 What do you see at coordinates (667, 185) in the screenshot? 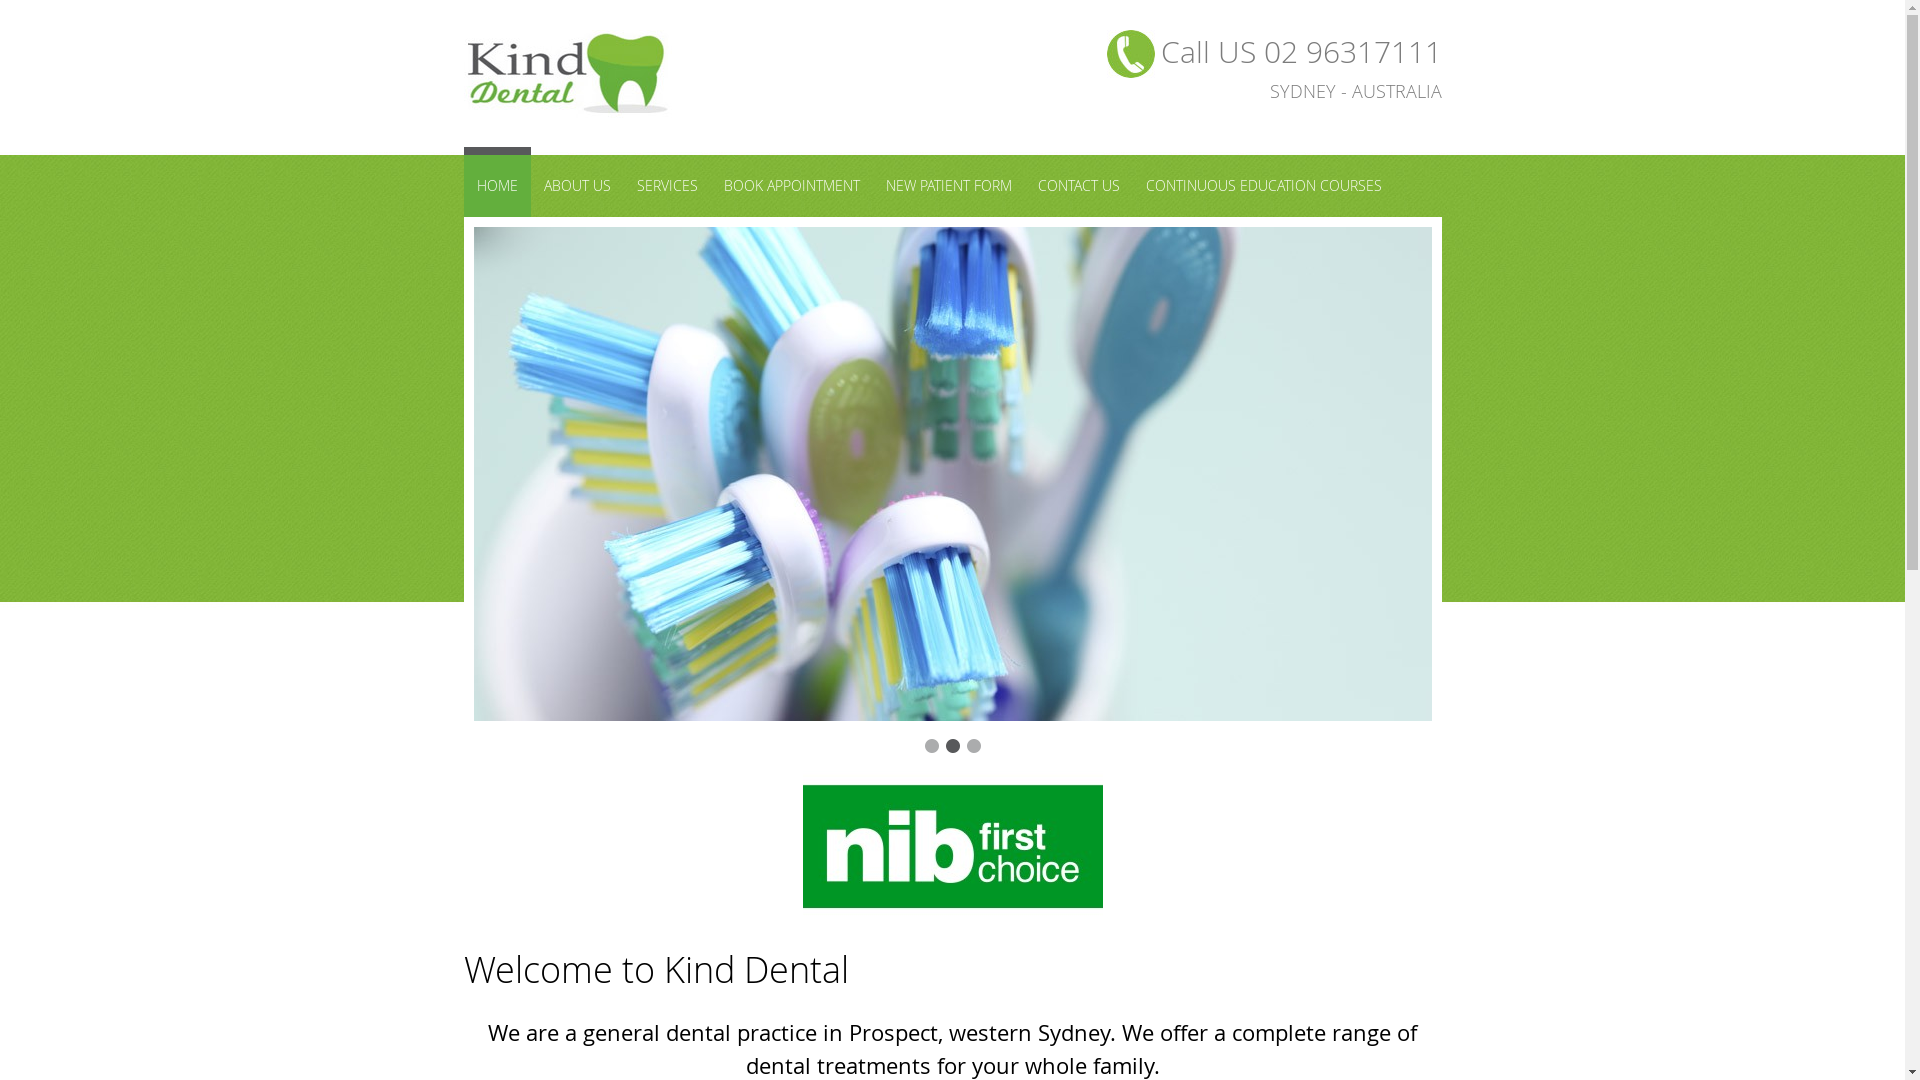
I see `'SERVICES'` at bounding box center [667, 185].